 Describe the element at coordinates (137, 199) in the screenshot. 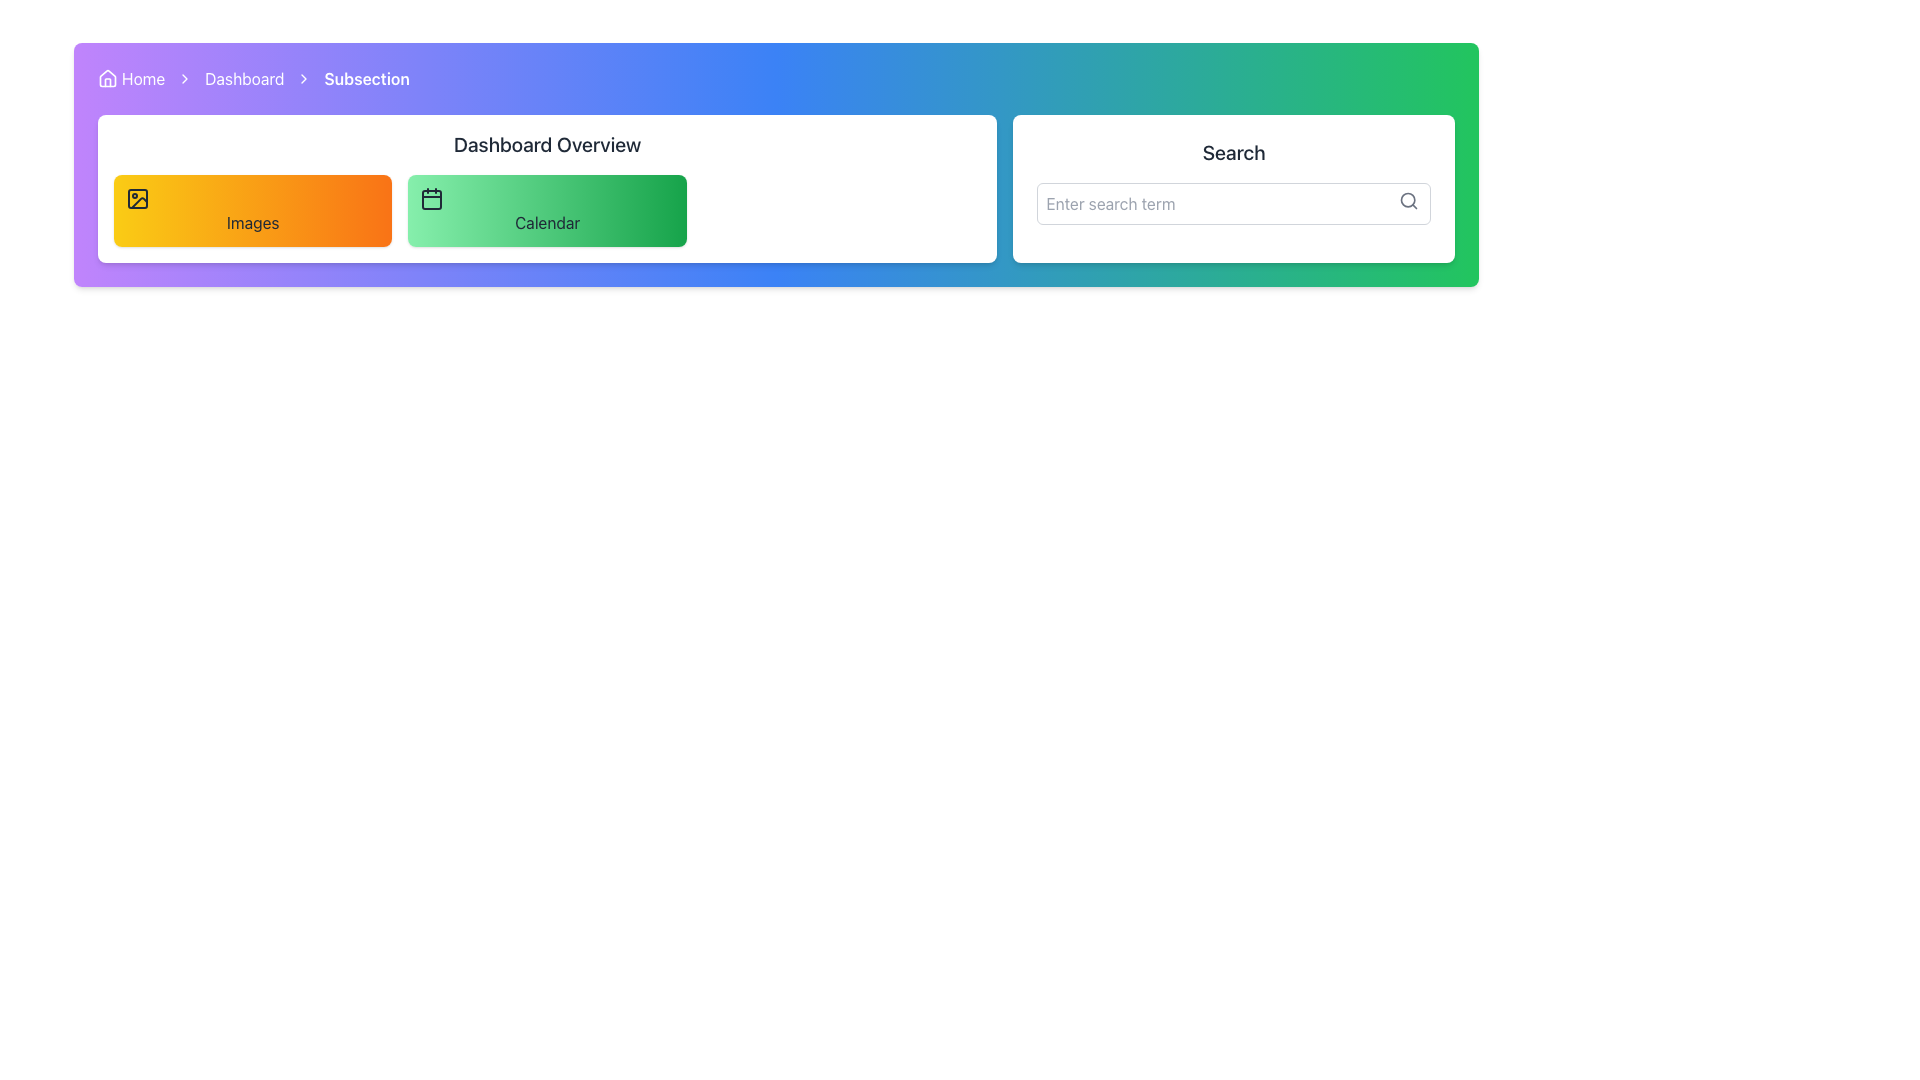

I see `picture frame icon located within the yellow background of the 'Images' button in the top left corner of the UI` at that location.